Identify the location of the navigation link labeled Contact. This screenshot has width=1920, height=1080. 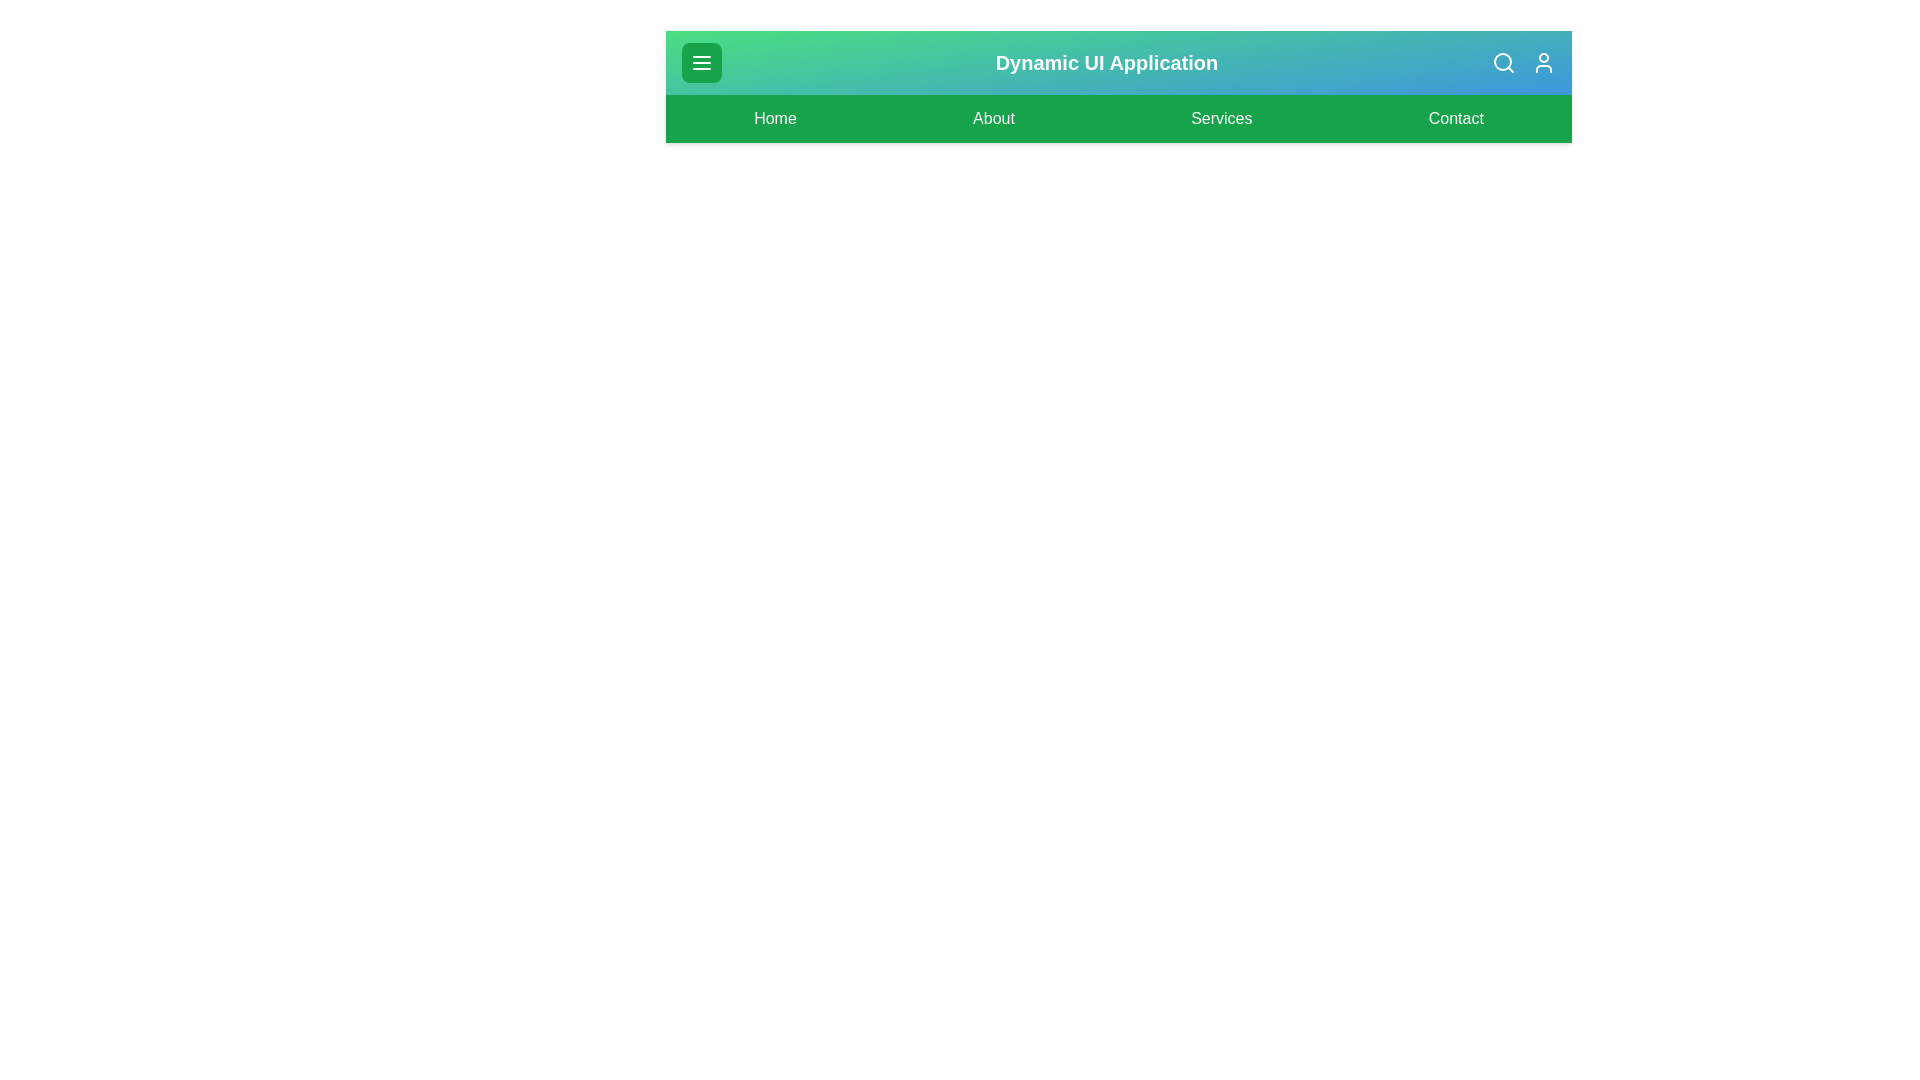
(1455, 119).